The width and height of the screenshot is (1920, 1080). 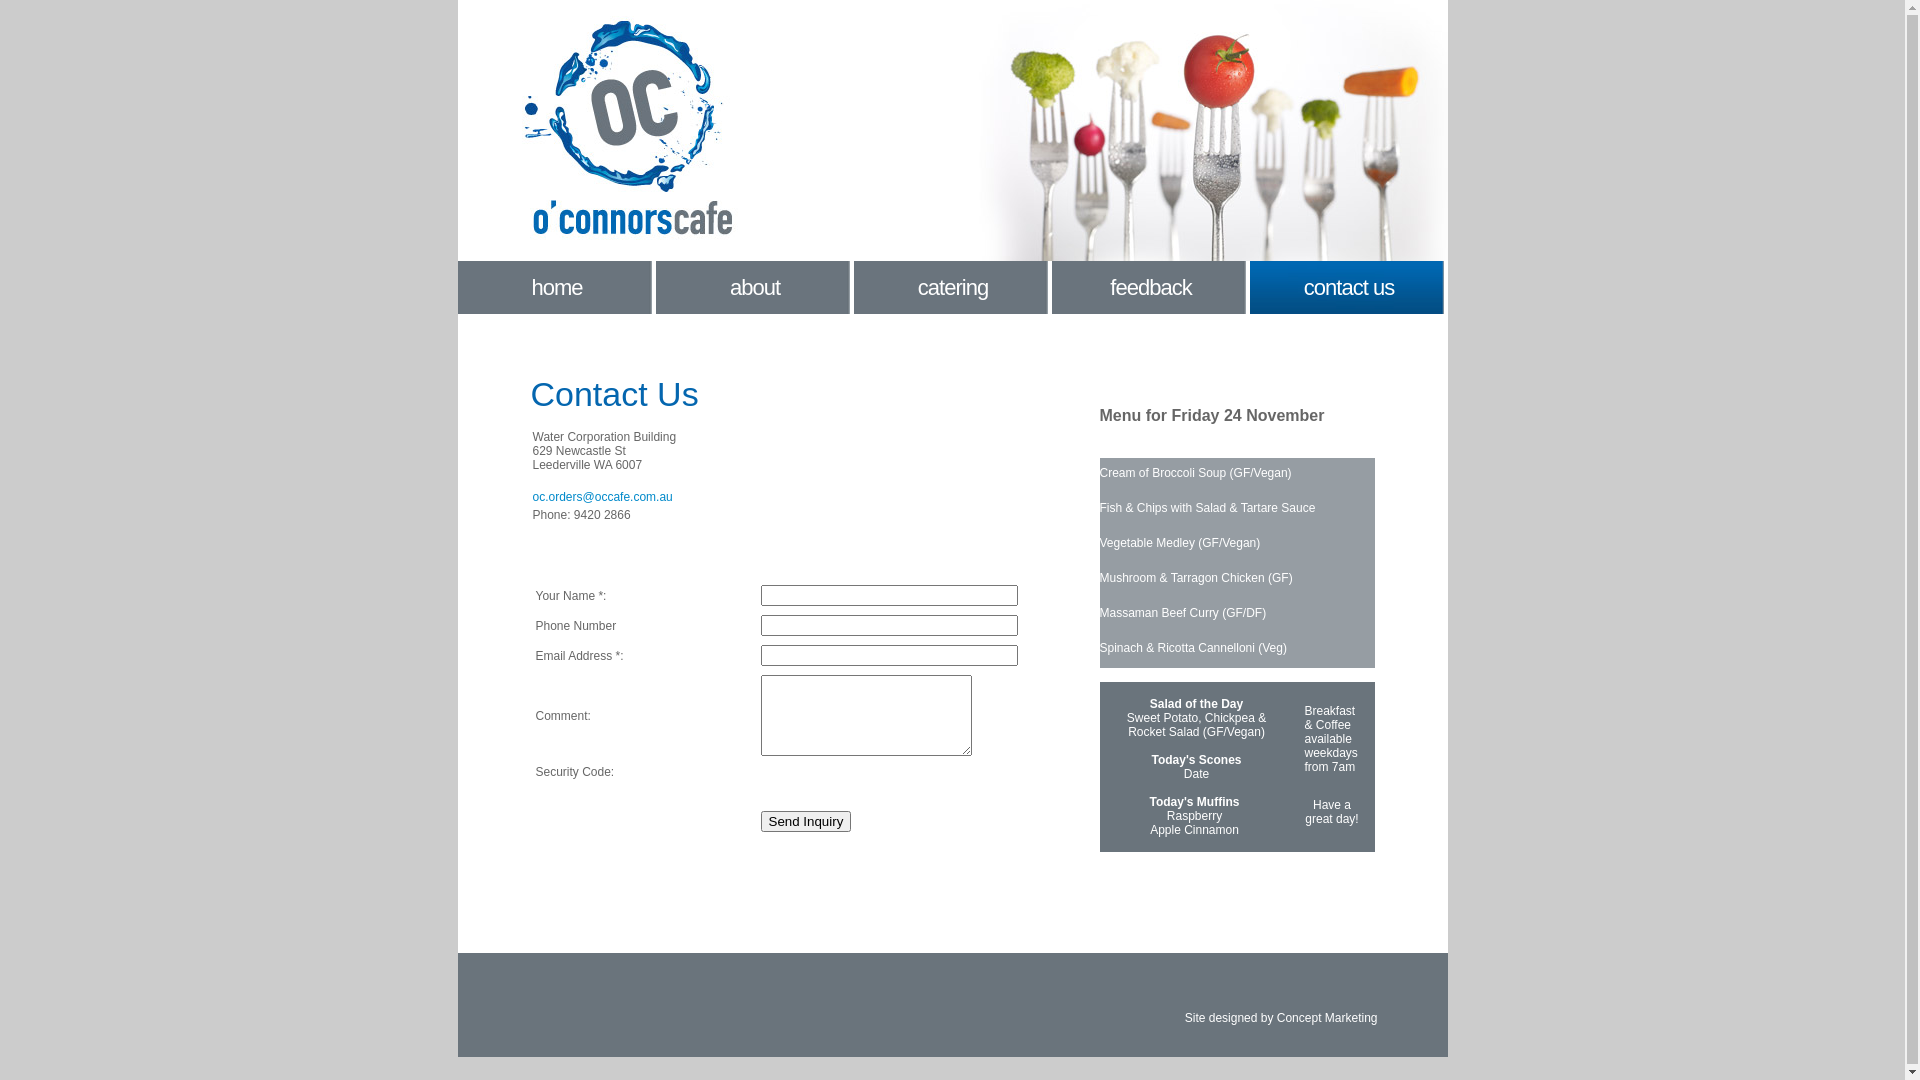 I want to click on 'feedback', so click(x=1151, y=288).